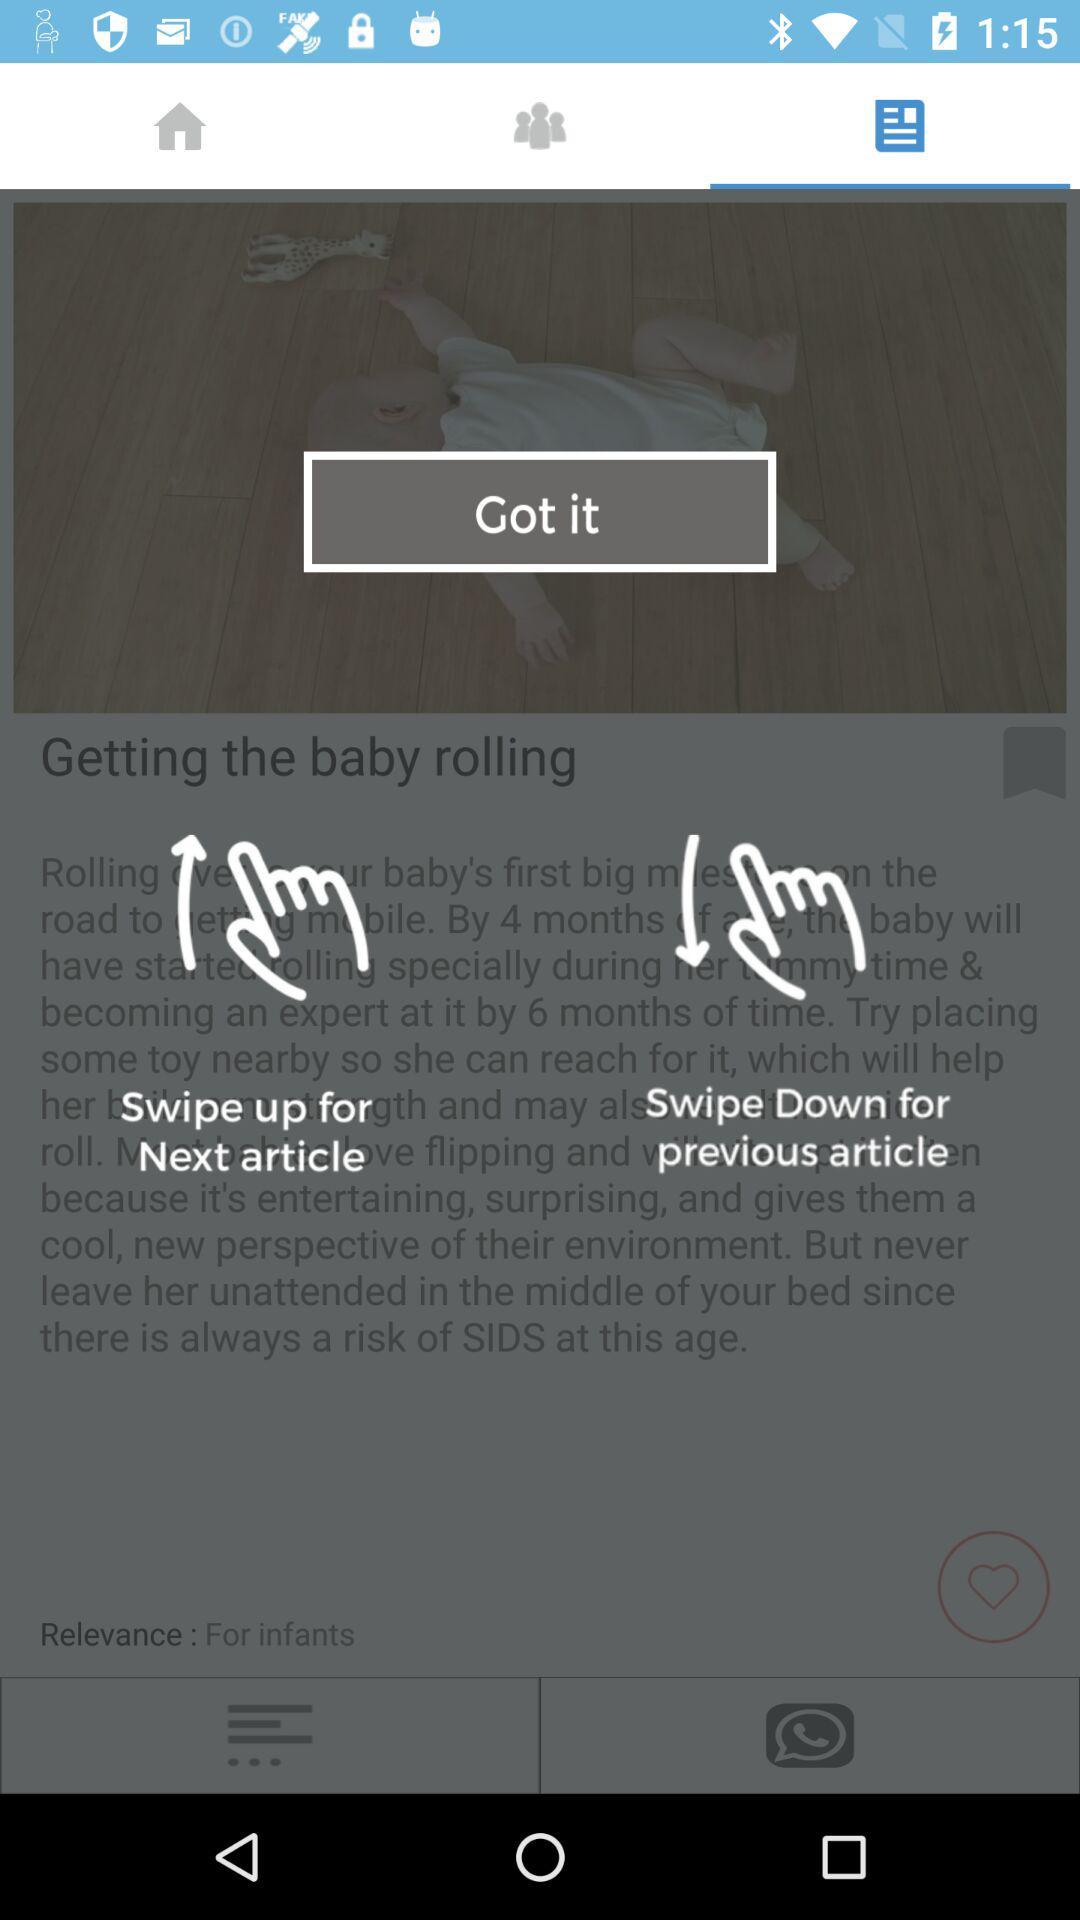 This screenshot has height=1920, width=1080. What do you see at coordinates (1034, 762) in the screenshot?
I see `bookmark the article` at bounding box center [1034, 762].